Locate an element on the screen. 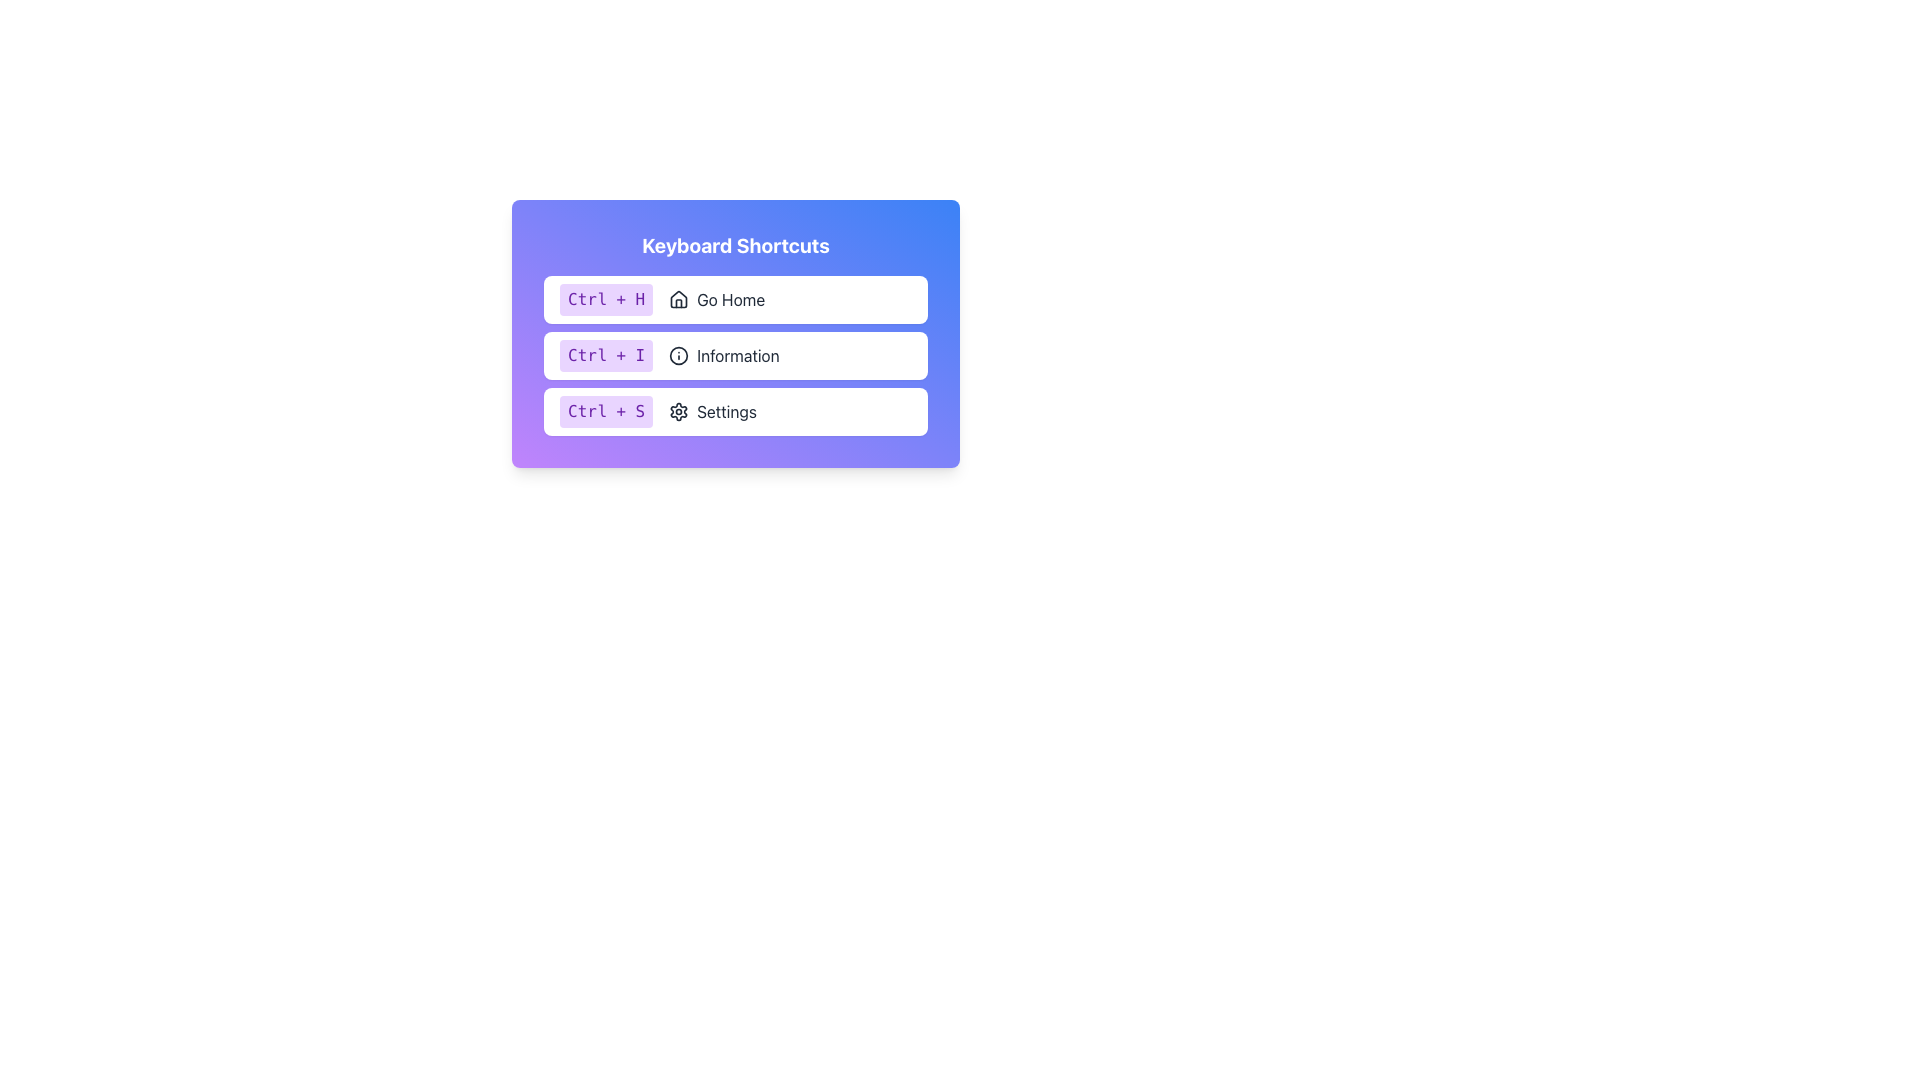  the informational icon, which is a circular icon with an 'i' symbol inside, located to the left of the text 'Information' in the second row of options within the visible menu is located at coordinates (679, 354).